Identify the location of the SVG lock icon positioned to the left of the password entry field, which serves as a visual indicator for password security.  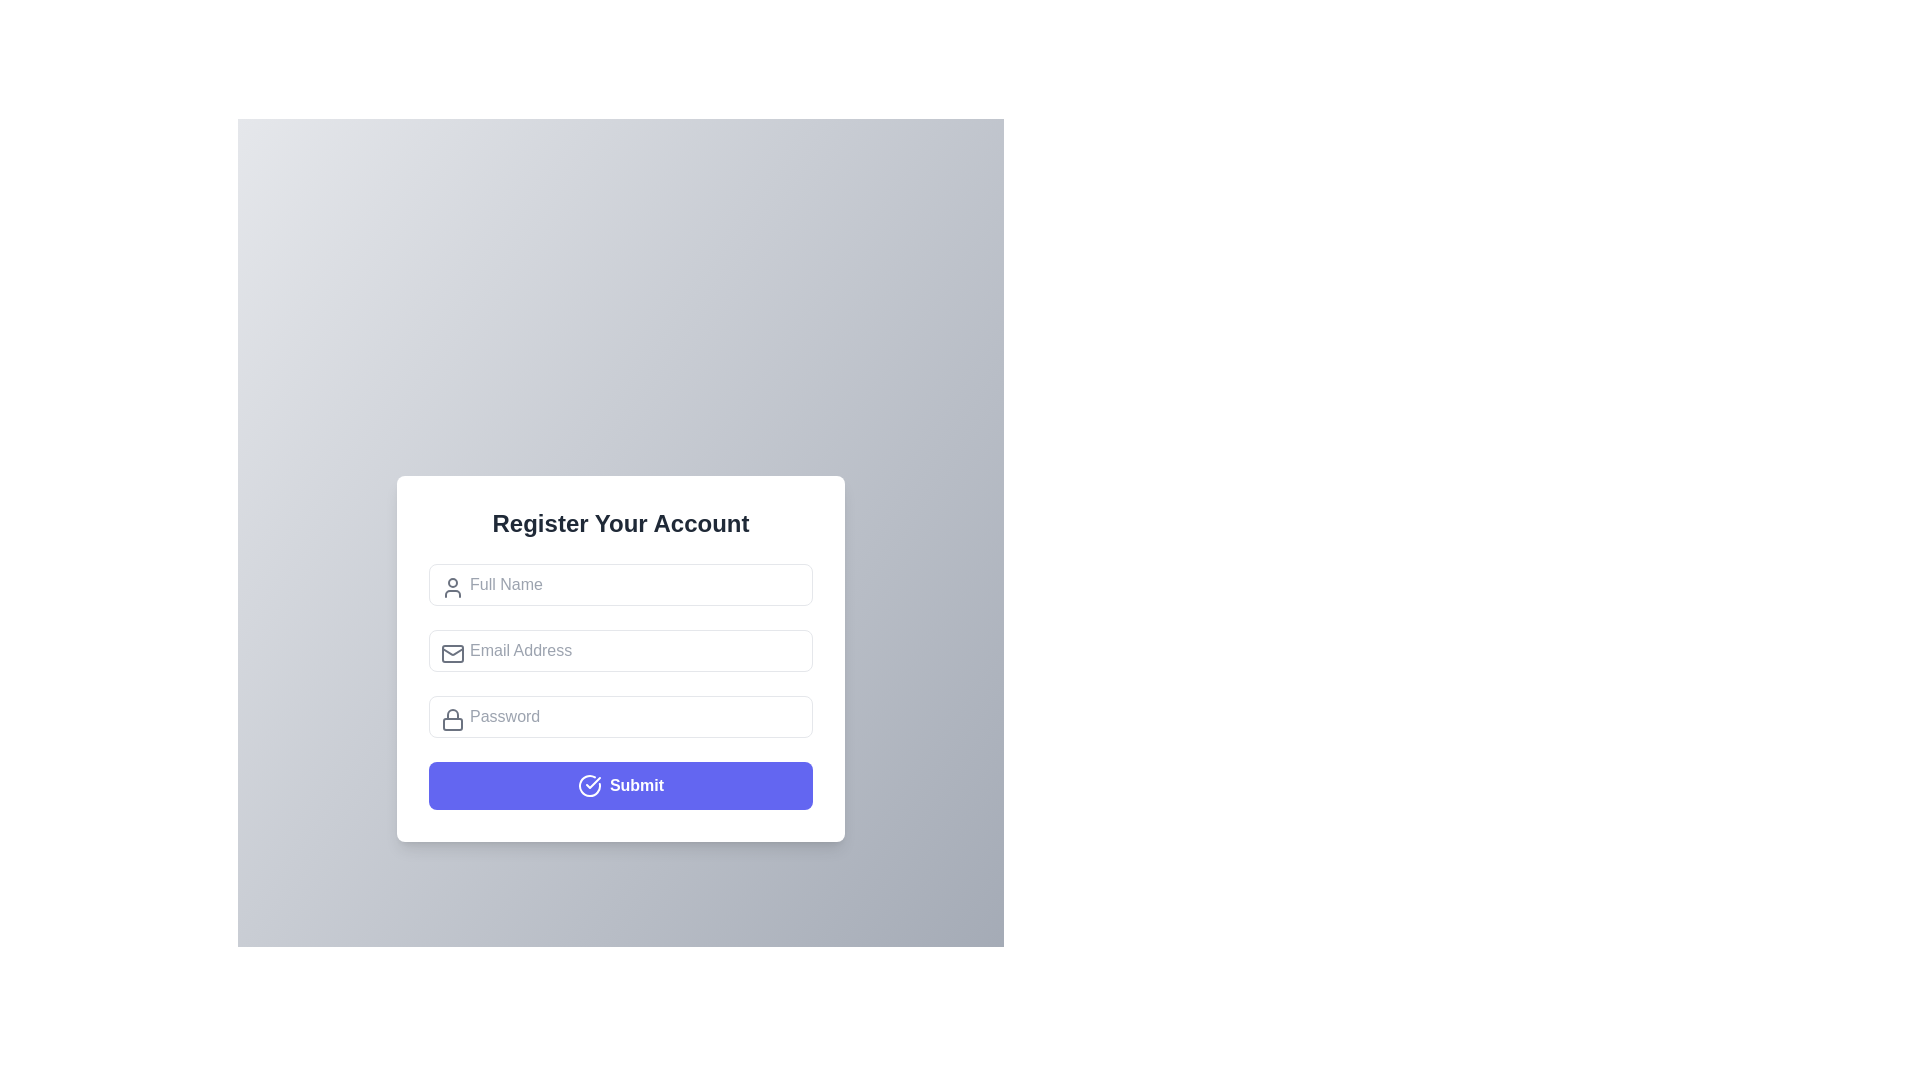
(451, 717).